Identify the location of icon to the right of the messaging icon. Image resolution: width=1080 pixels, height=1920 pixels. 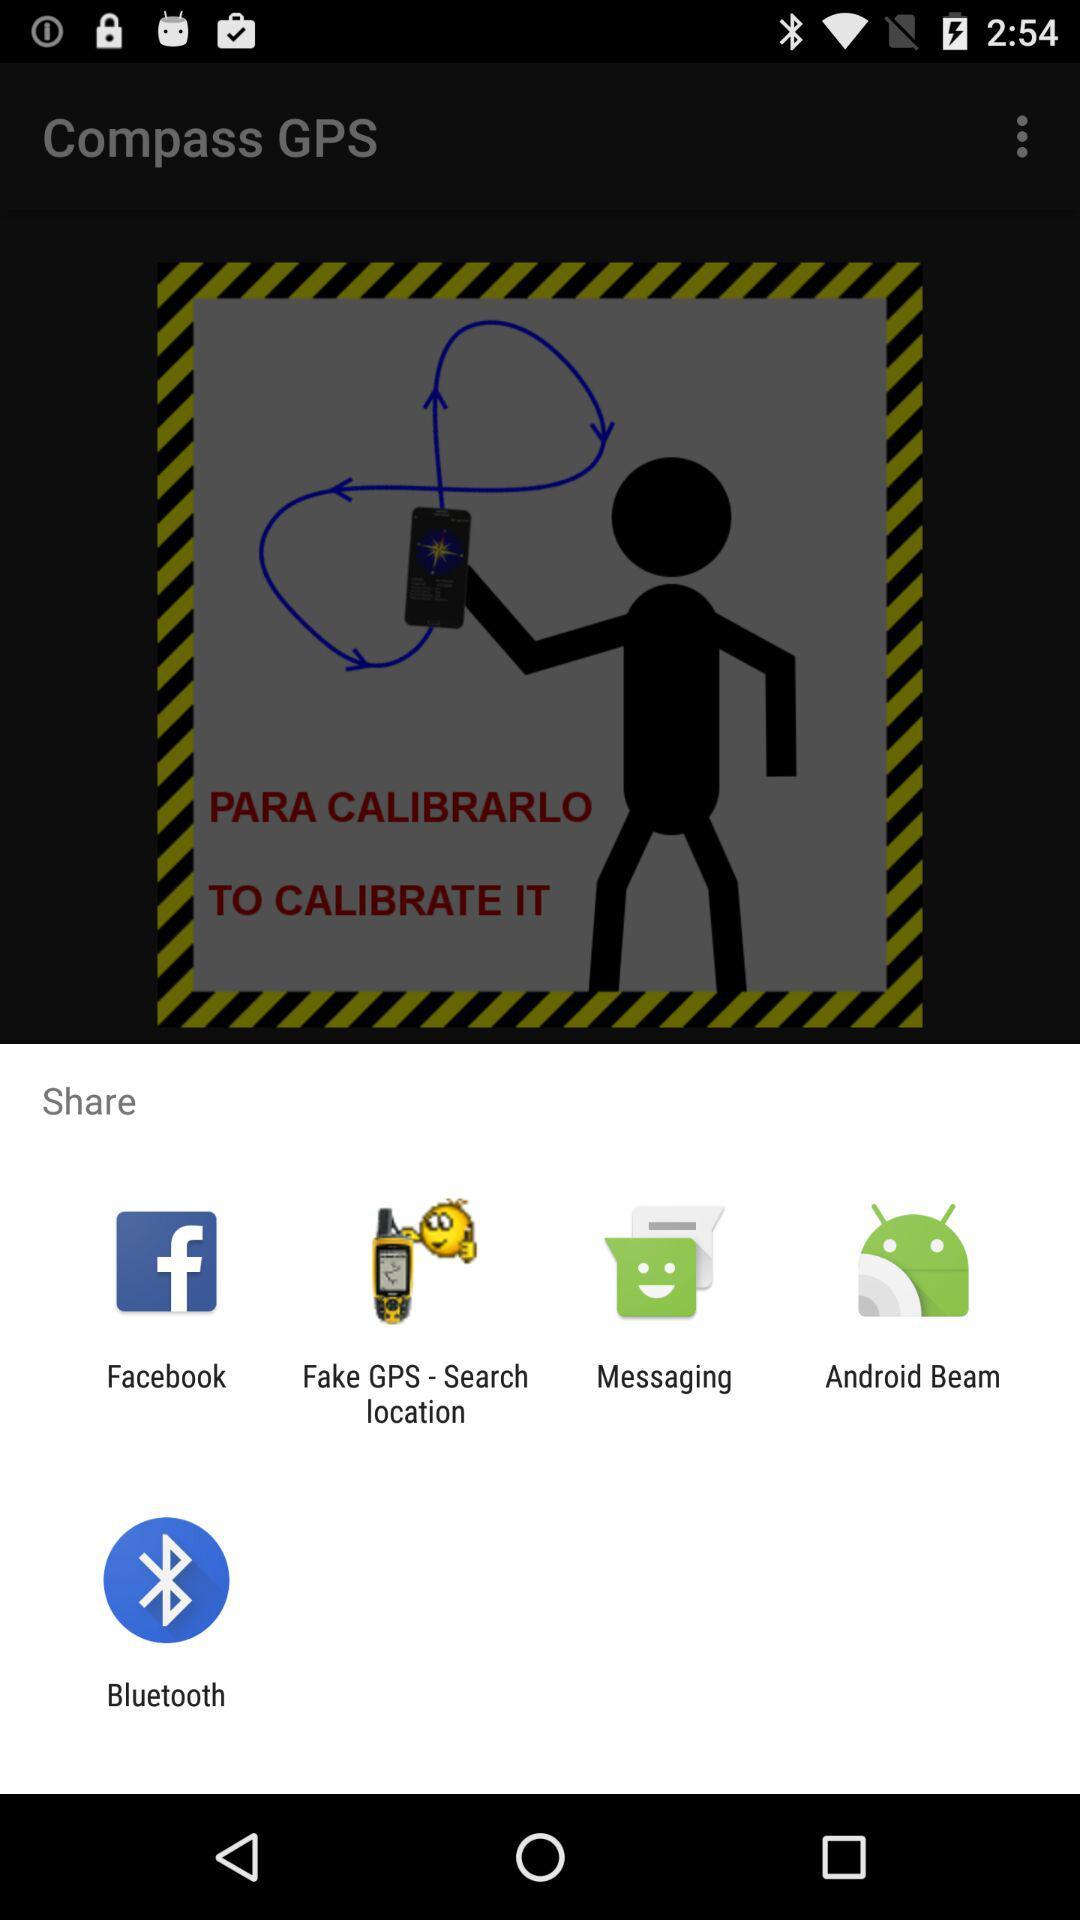
(913, 1392).